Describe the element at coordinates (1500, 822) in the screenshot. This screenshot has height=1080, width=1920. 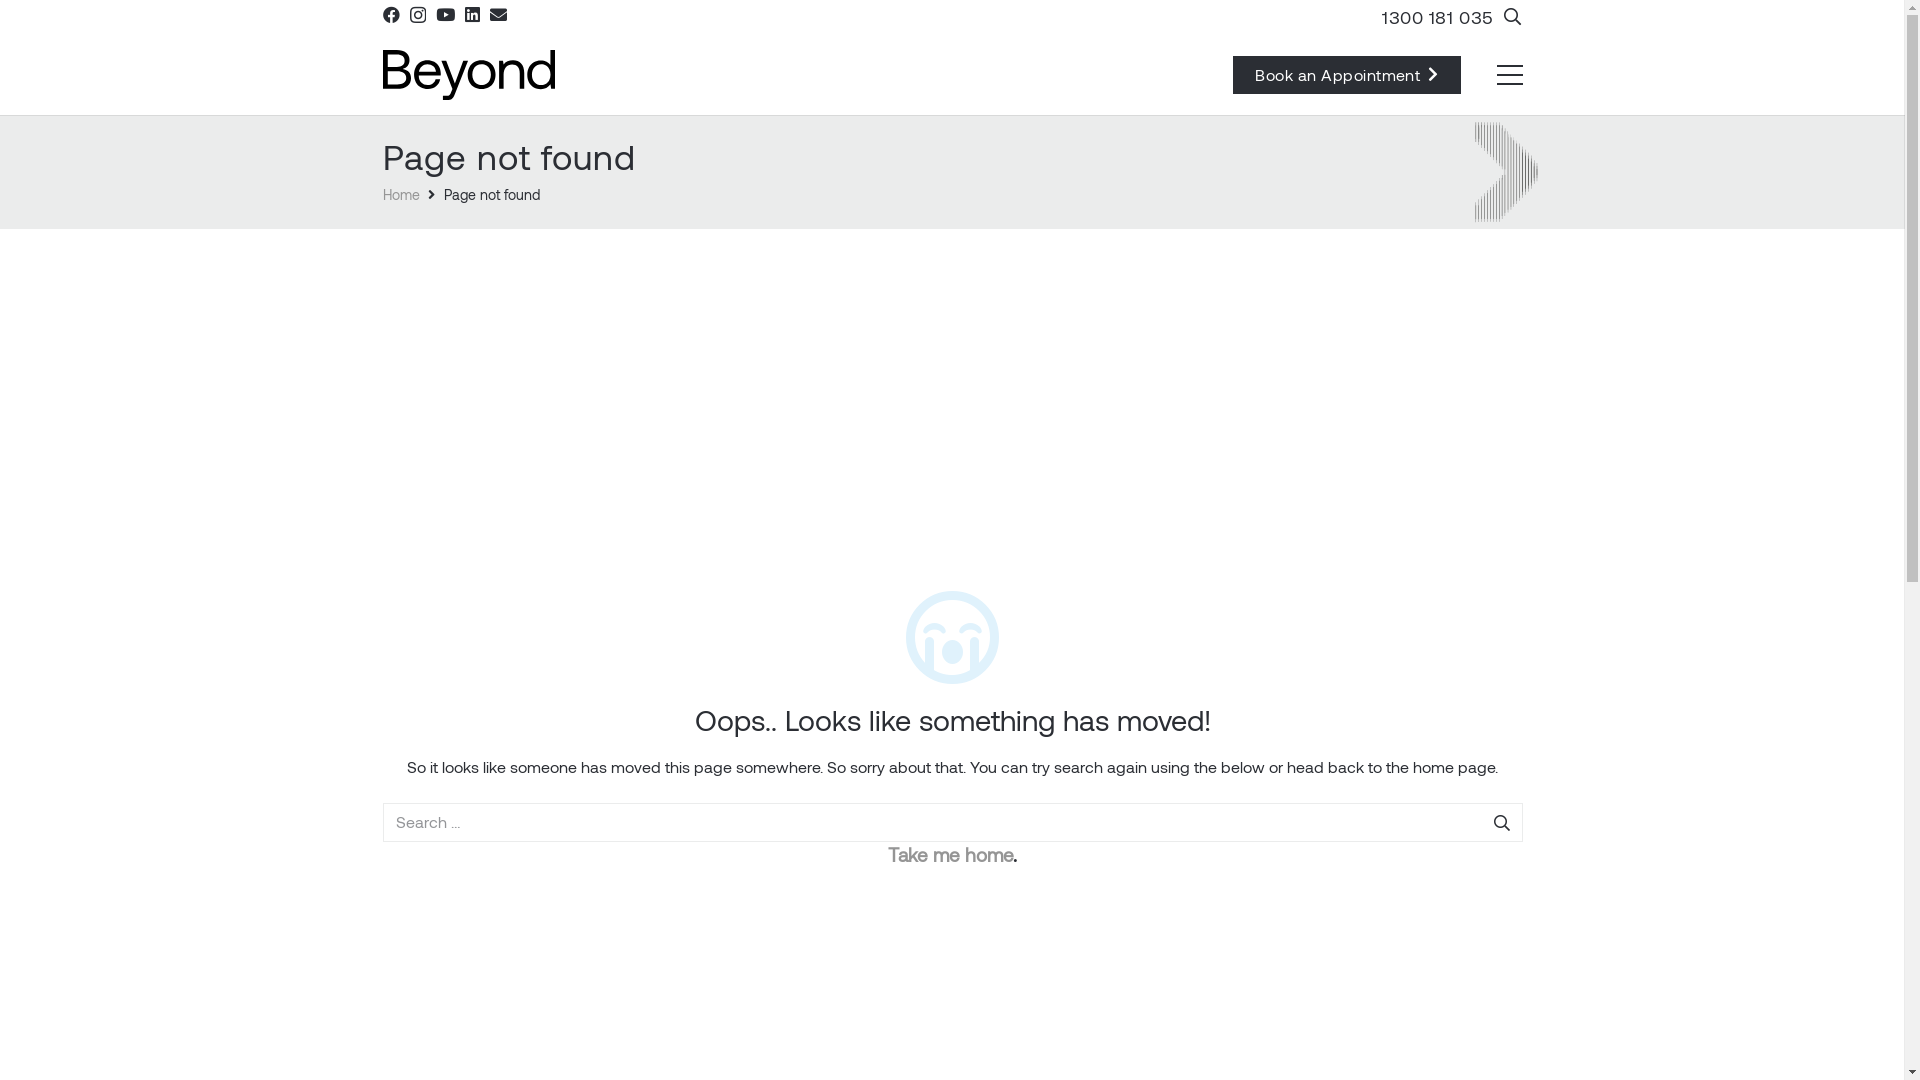
I see `'Search'` at that location.